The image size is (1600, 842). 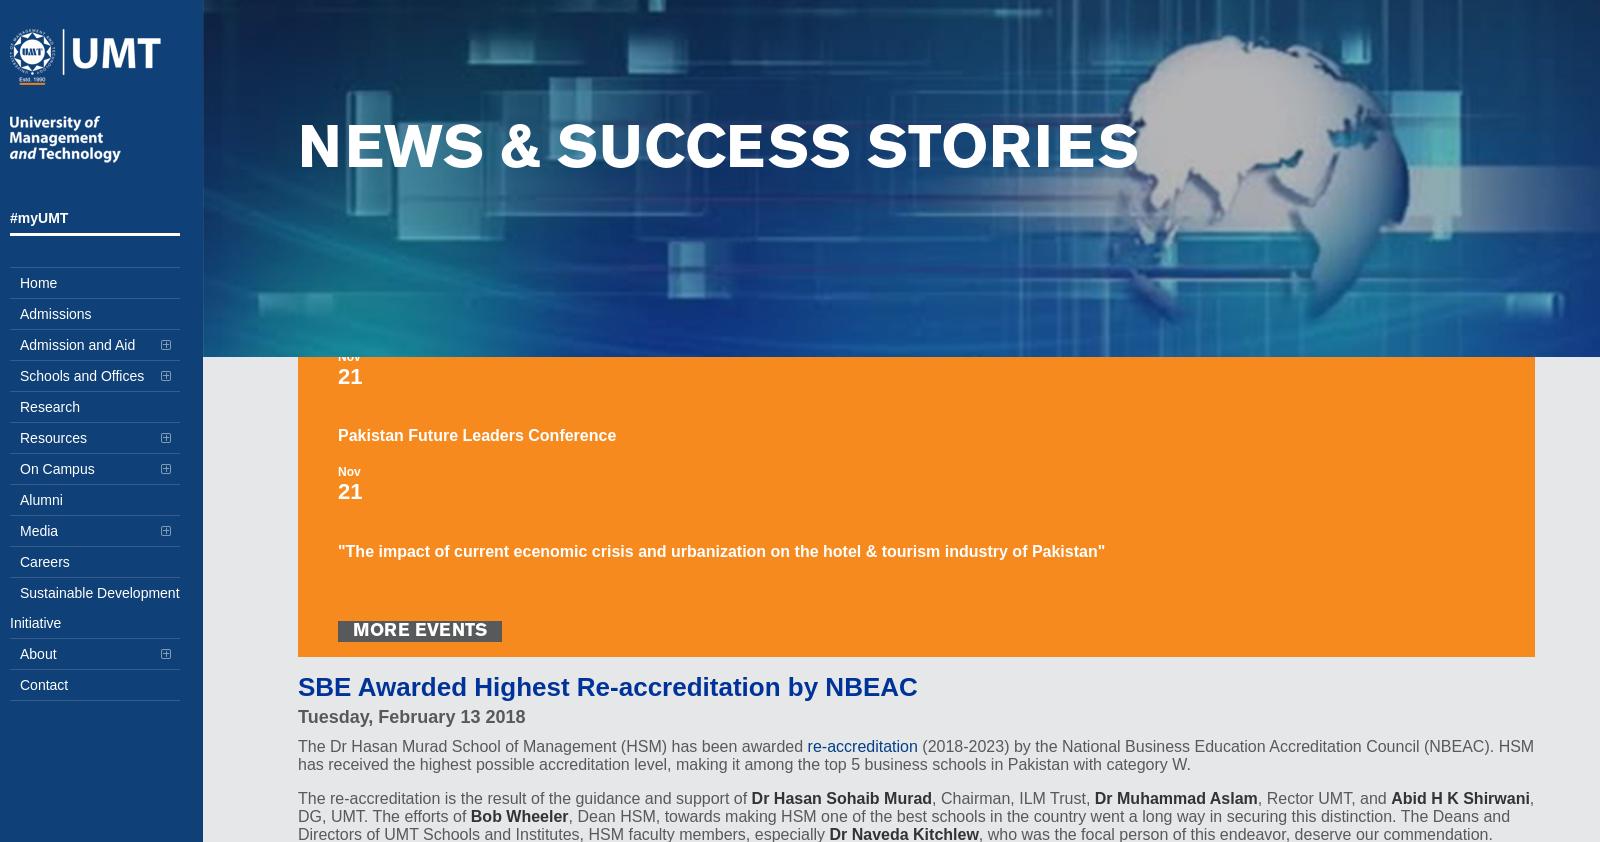 I want to click on '"The impact of current ecenomic crisis and urbanization on the hotel & tourism industry of Pakistan"', so click(x=721, y=549).